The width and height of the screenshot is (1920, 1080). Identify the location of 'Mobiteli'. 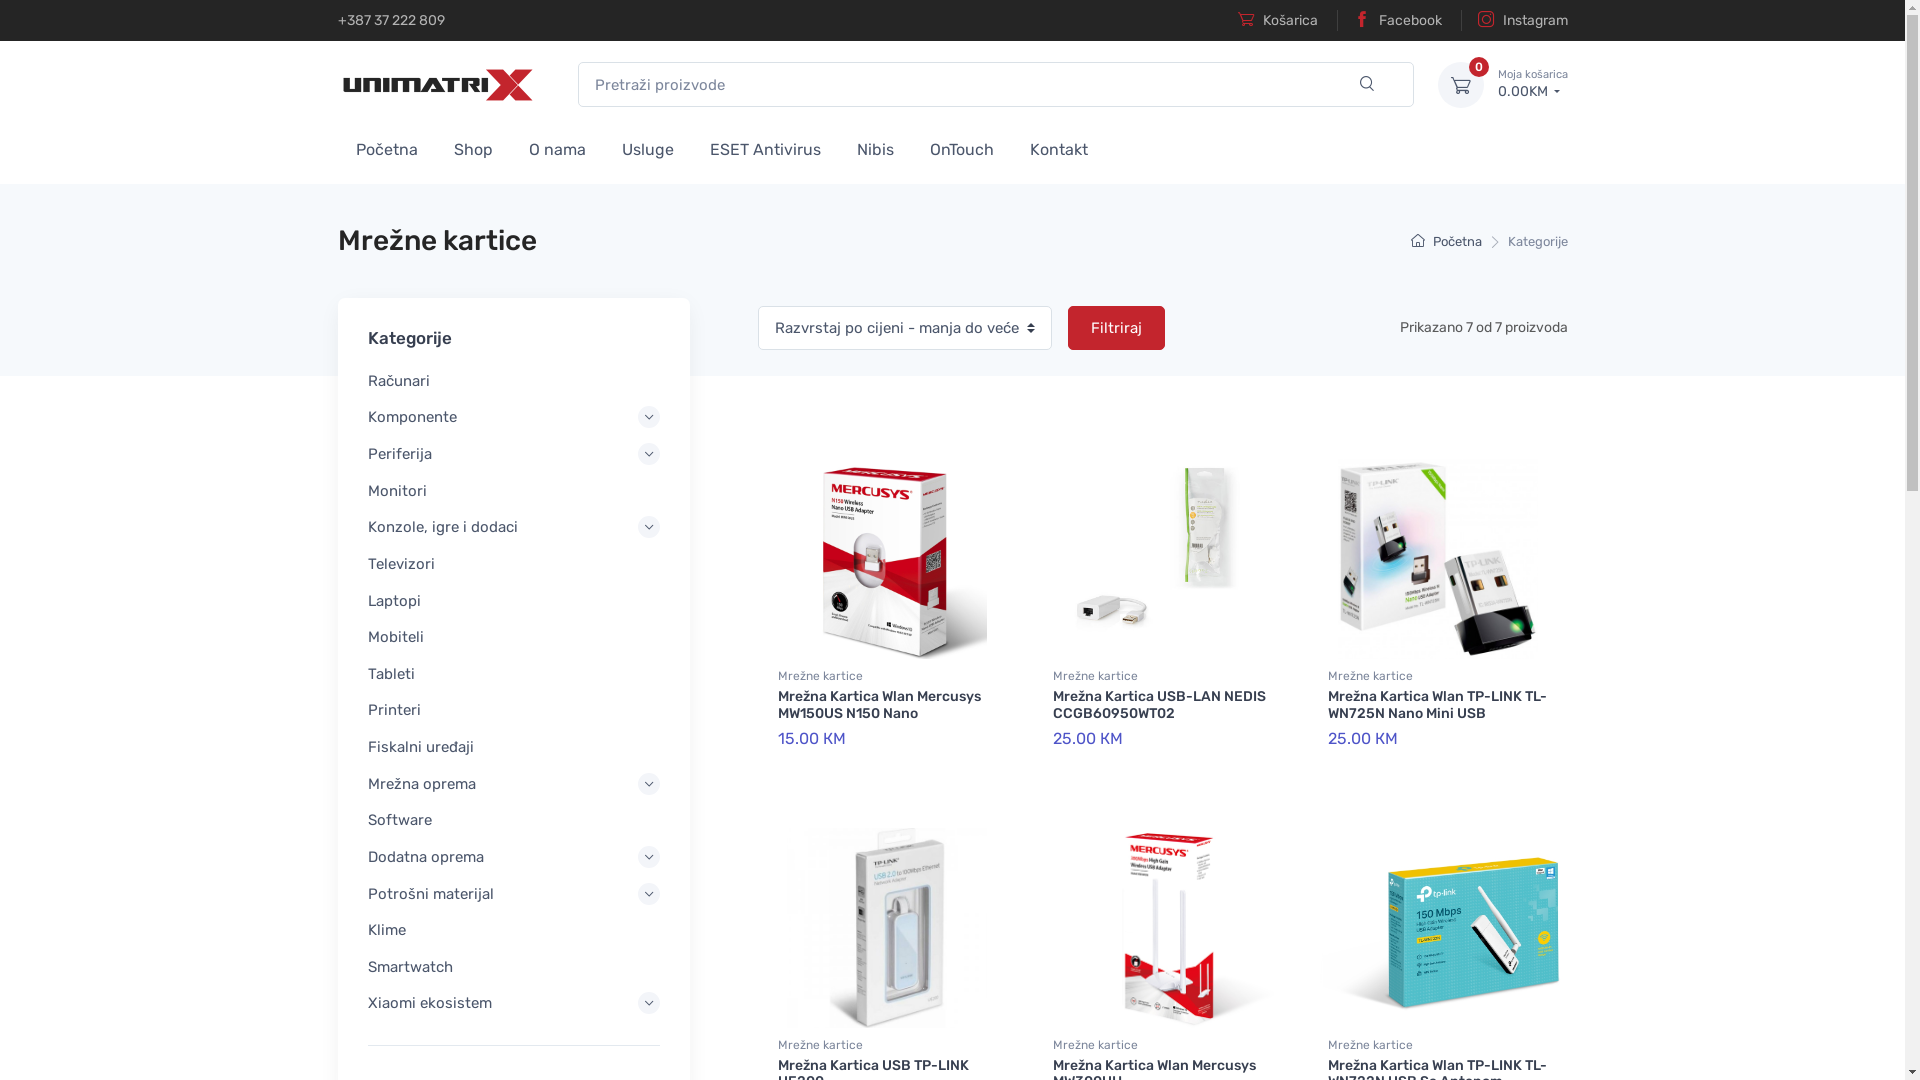
(368, 636).